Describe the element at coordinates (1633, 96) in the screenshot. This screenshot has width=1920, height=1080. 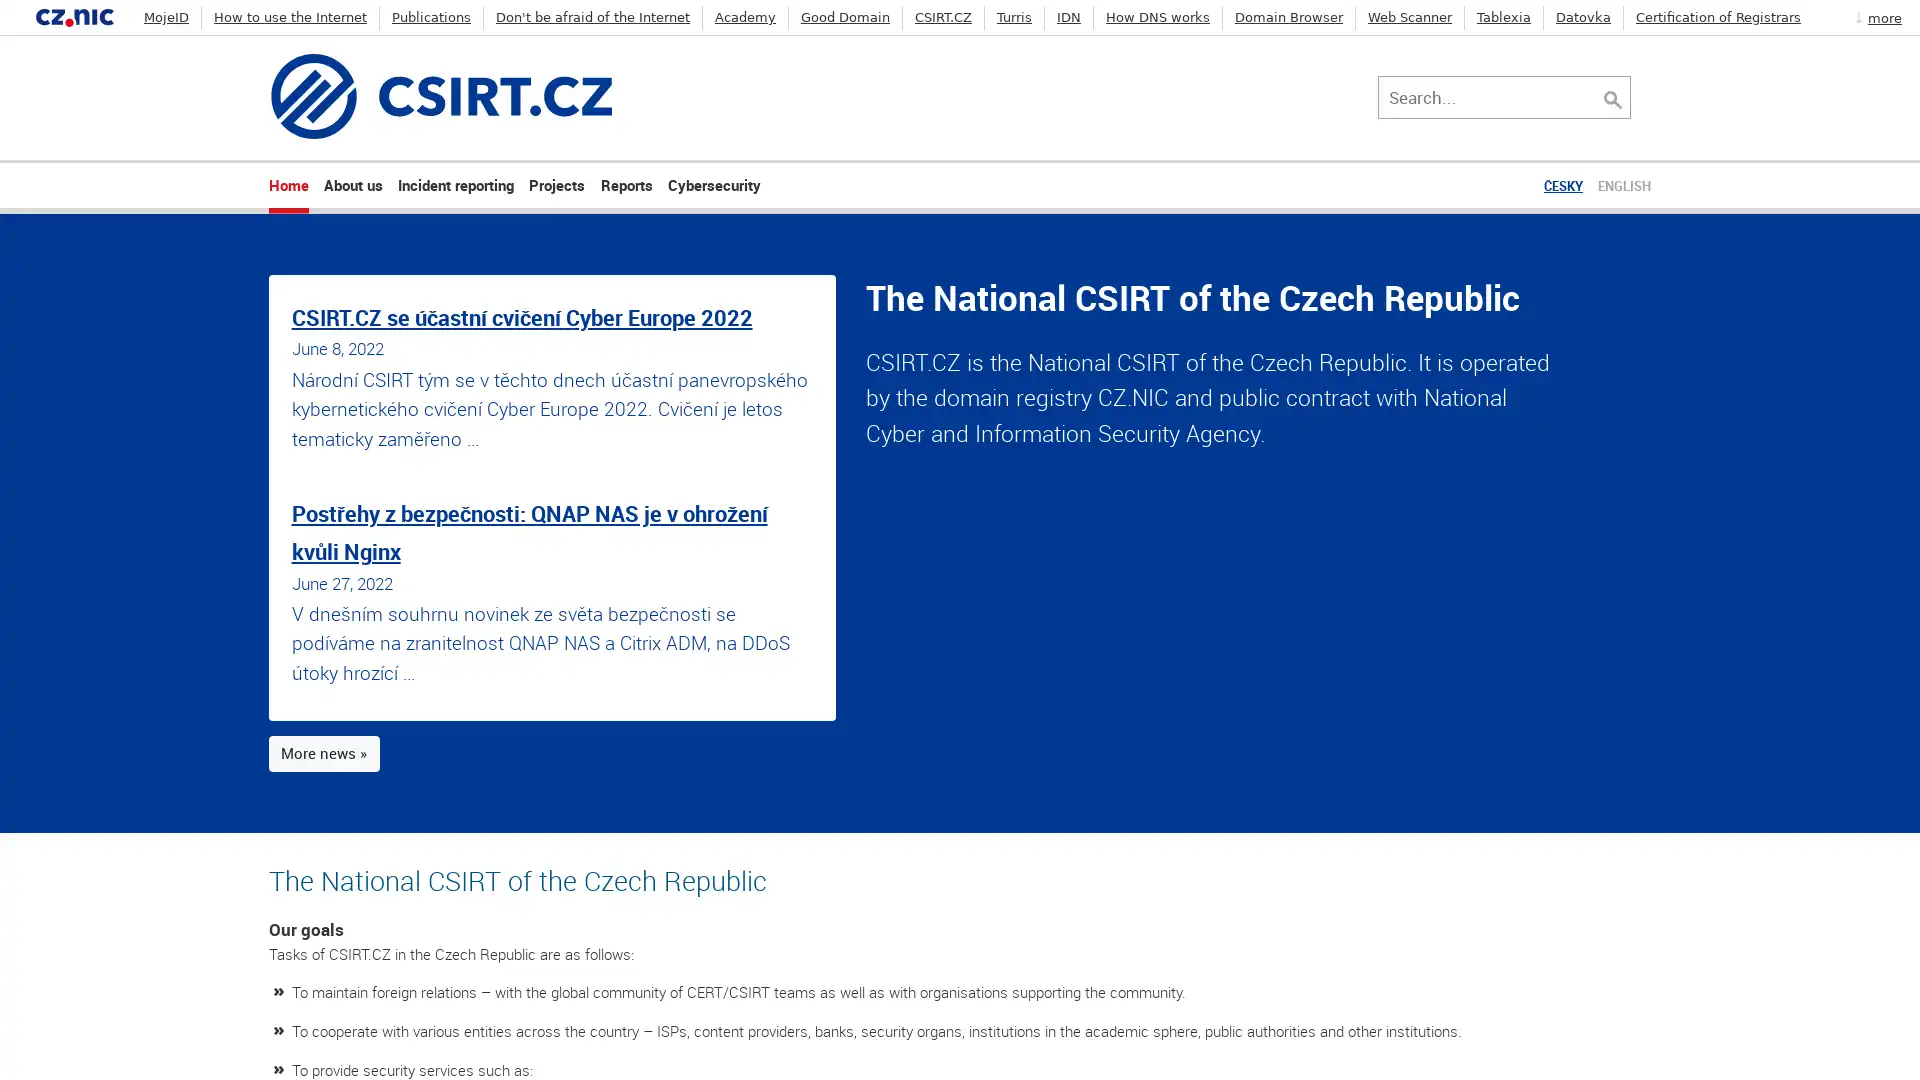
I see `Search button` at that location.